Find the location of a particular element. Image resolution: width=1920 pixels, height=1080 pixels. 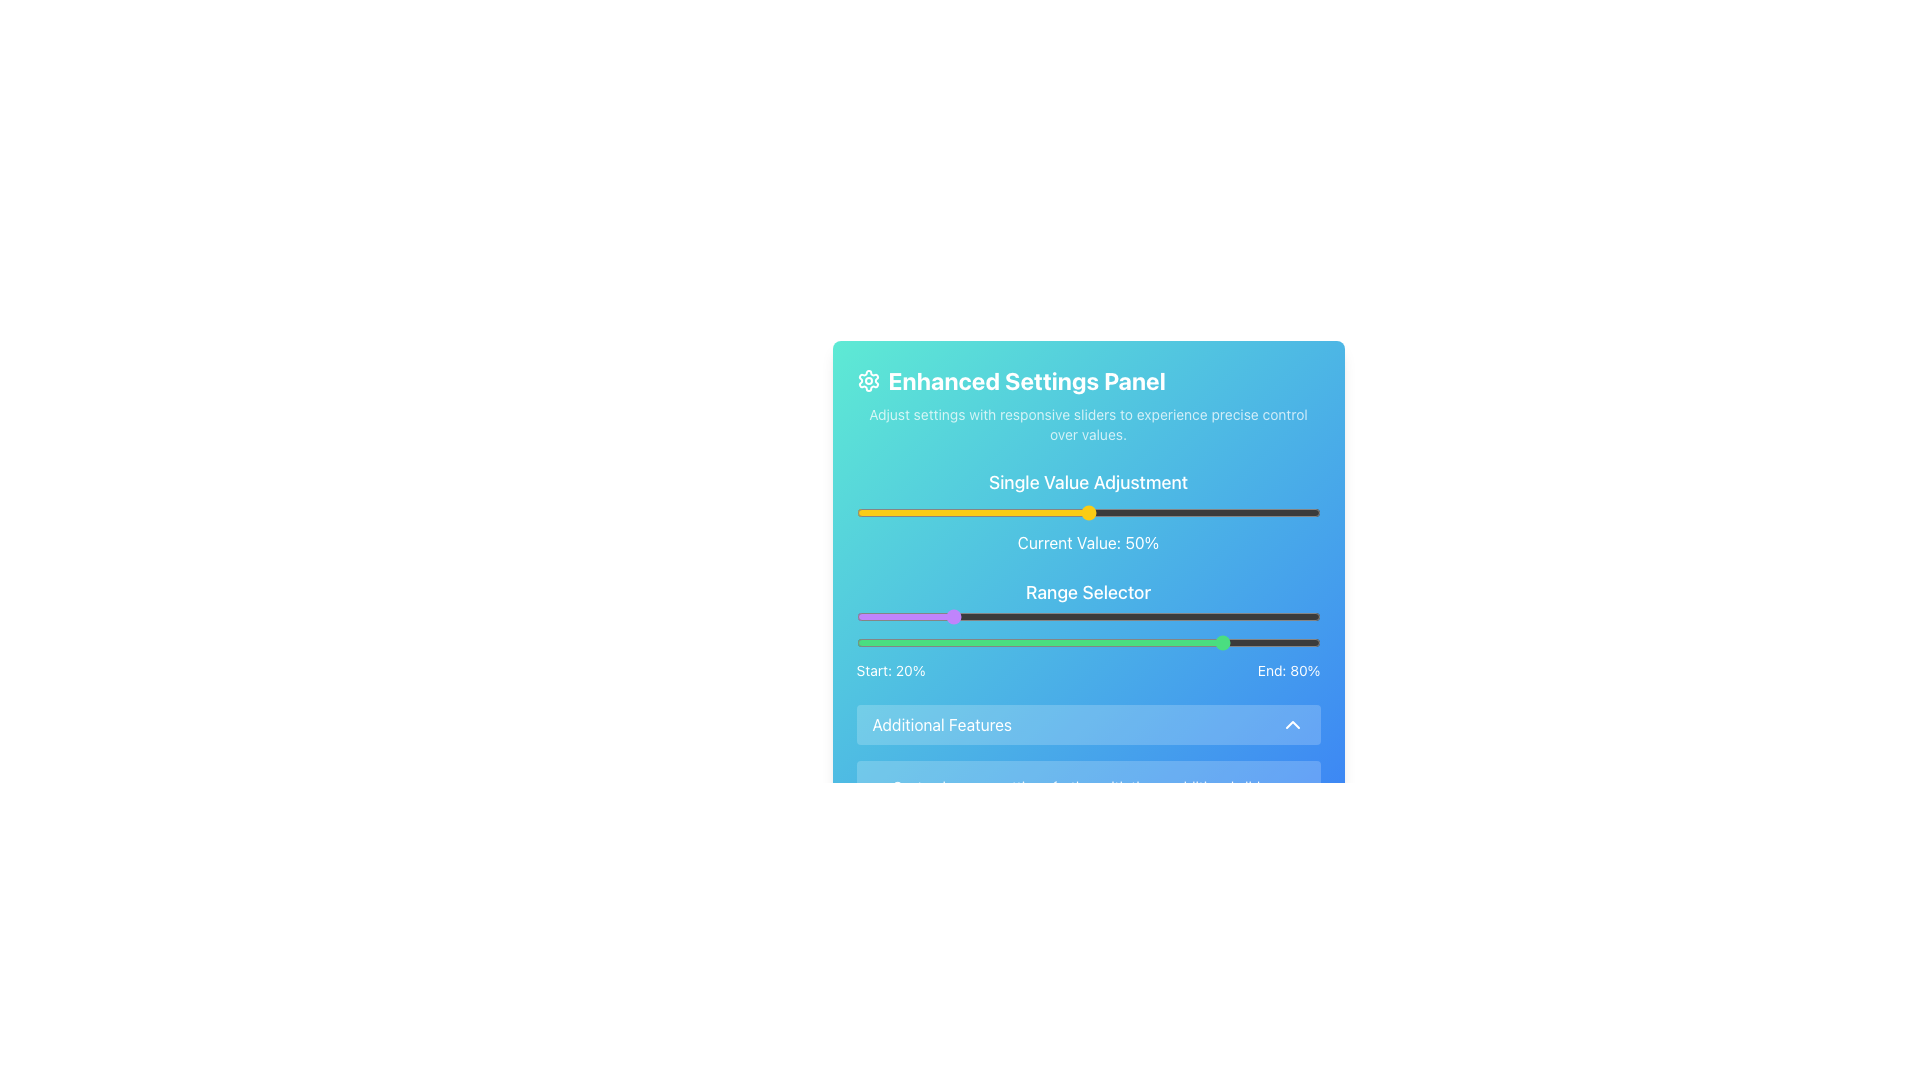

text label that displays 'End: 80%' in bold font on a blue background, located at the bottom right of the 'Range Selector' section is located at coordinates (1289, 671).